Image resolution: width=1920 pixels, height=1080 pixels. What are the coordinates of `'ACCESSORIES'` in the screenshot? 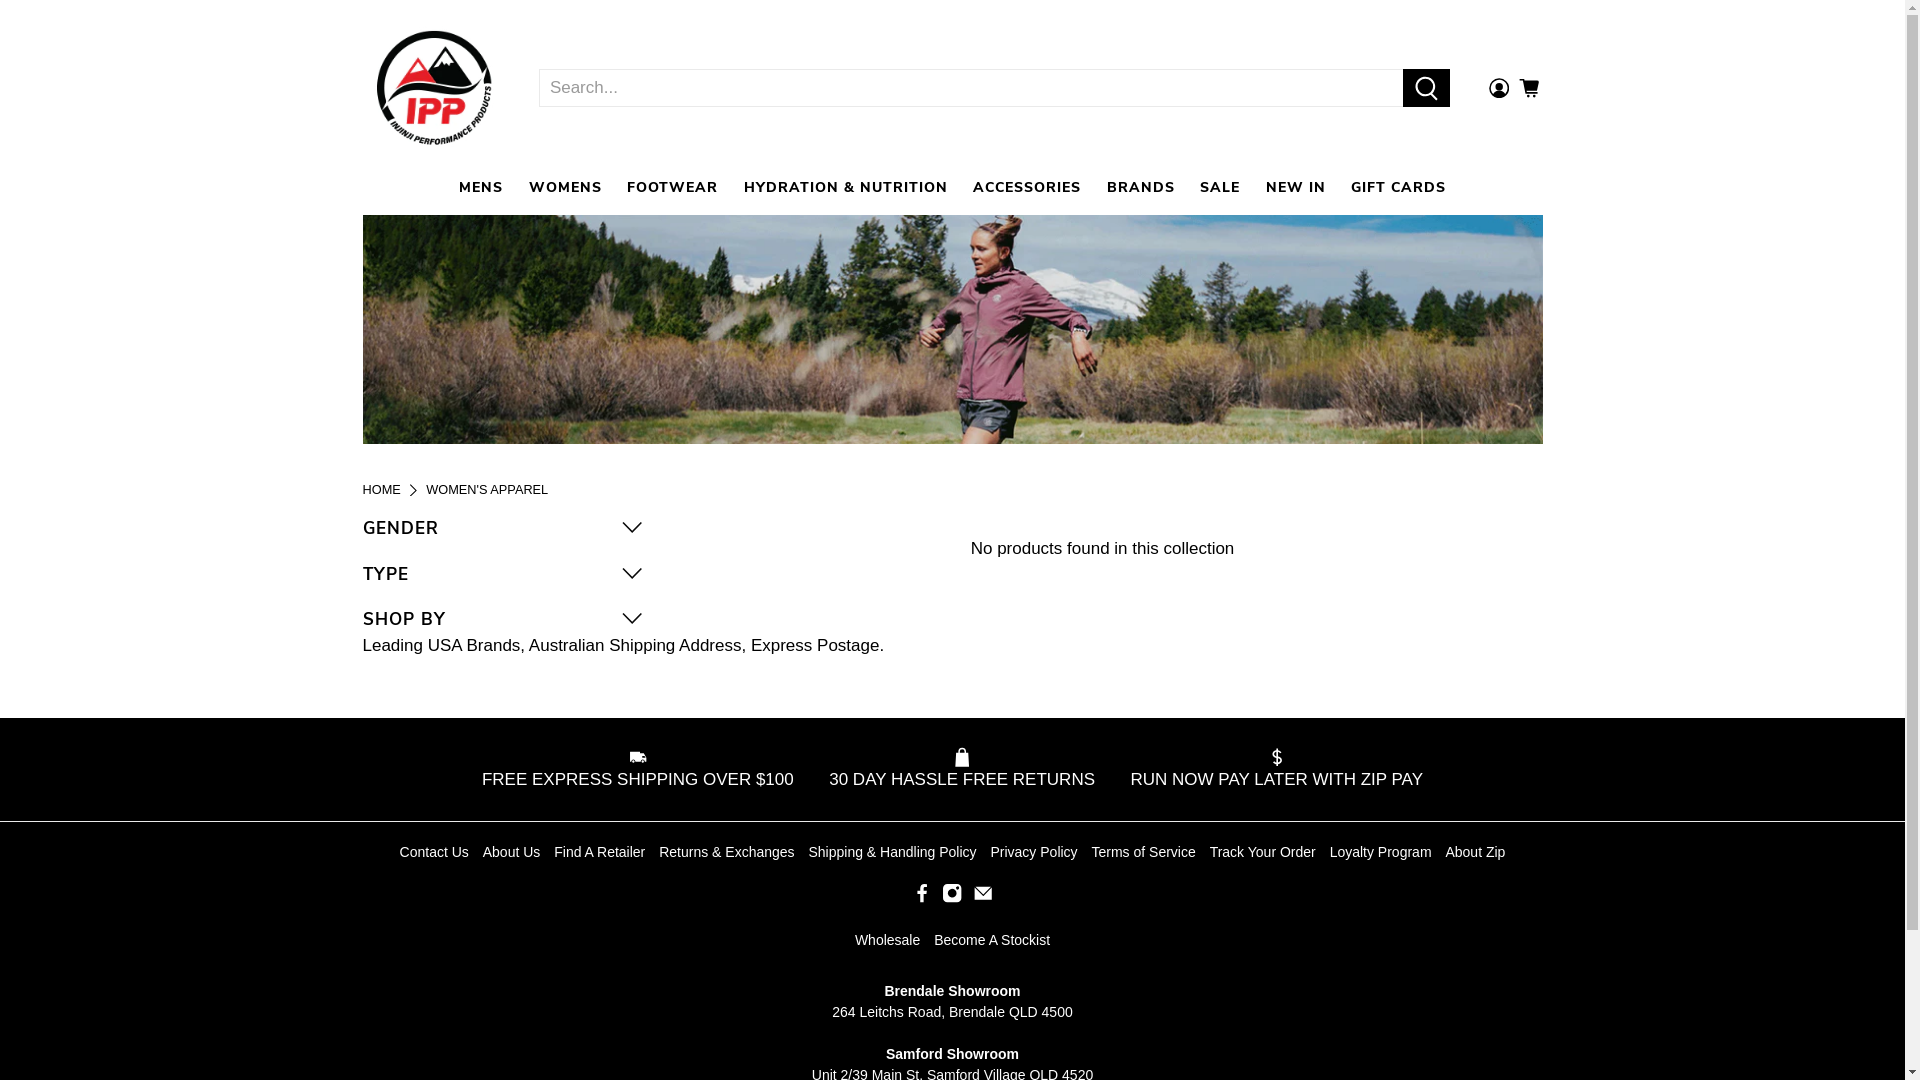 It's located at (1027, 187).